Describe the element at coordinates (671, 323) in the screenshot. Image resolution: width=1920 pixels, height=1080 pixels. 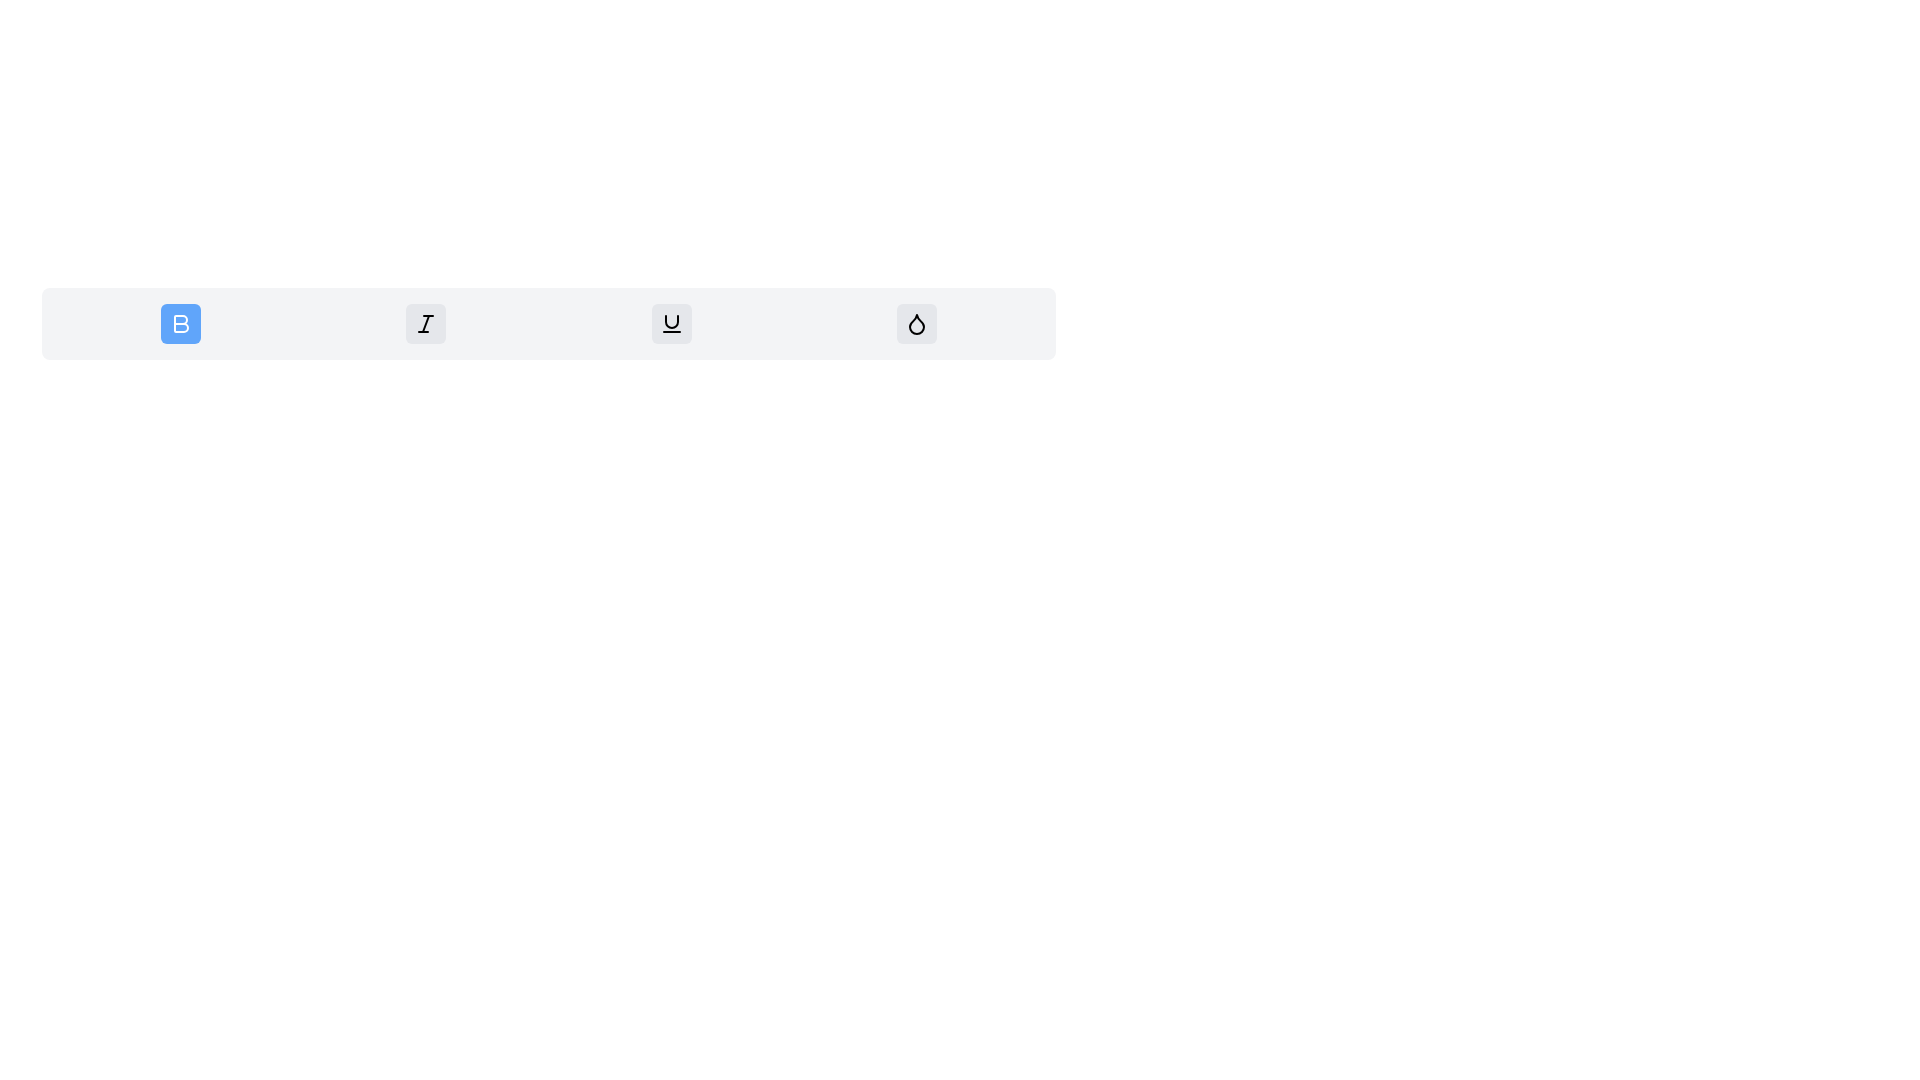
I see `the underline formatting button in the toolbar` at that location.